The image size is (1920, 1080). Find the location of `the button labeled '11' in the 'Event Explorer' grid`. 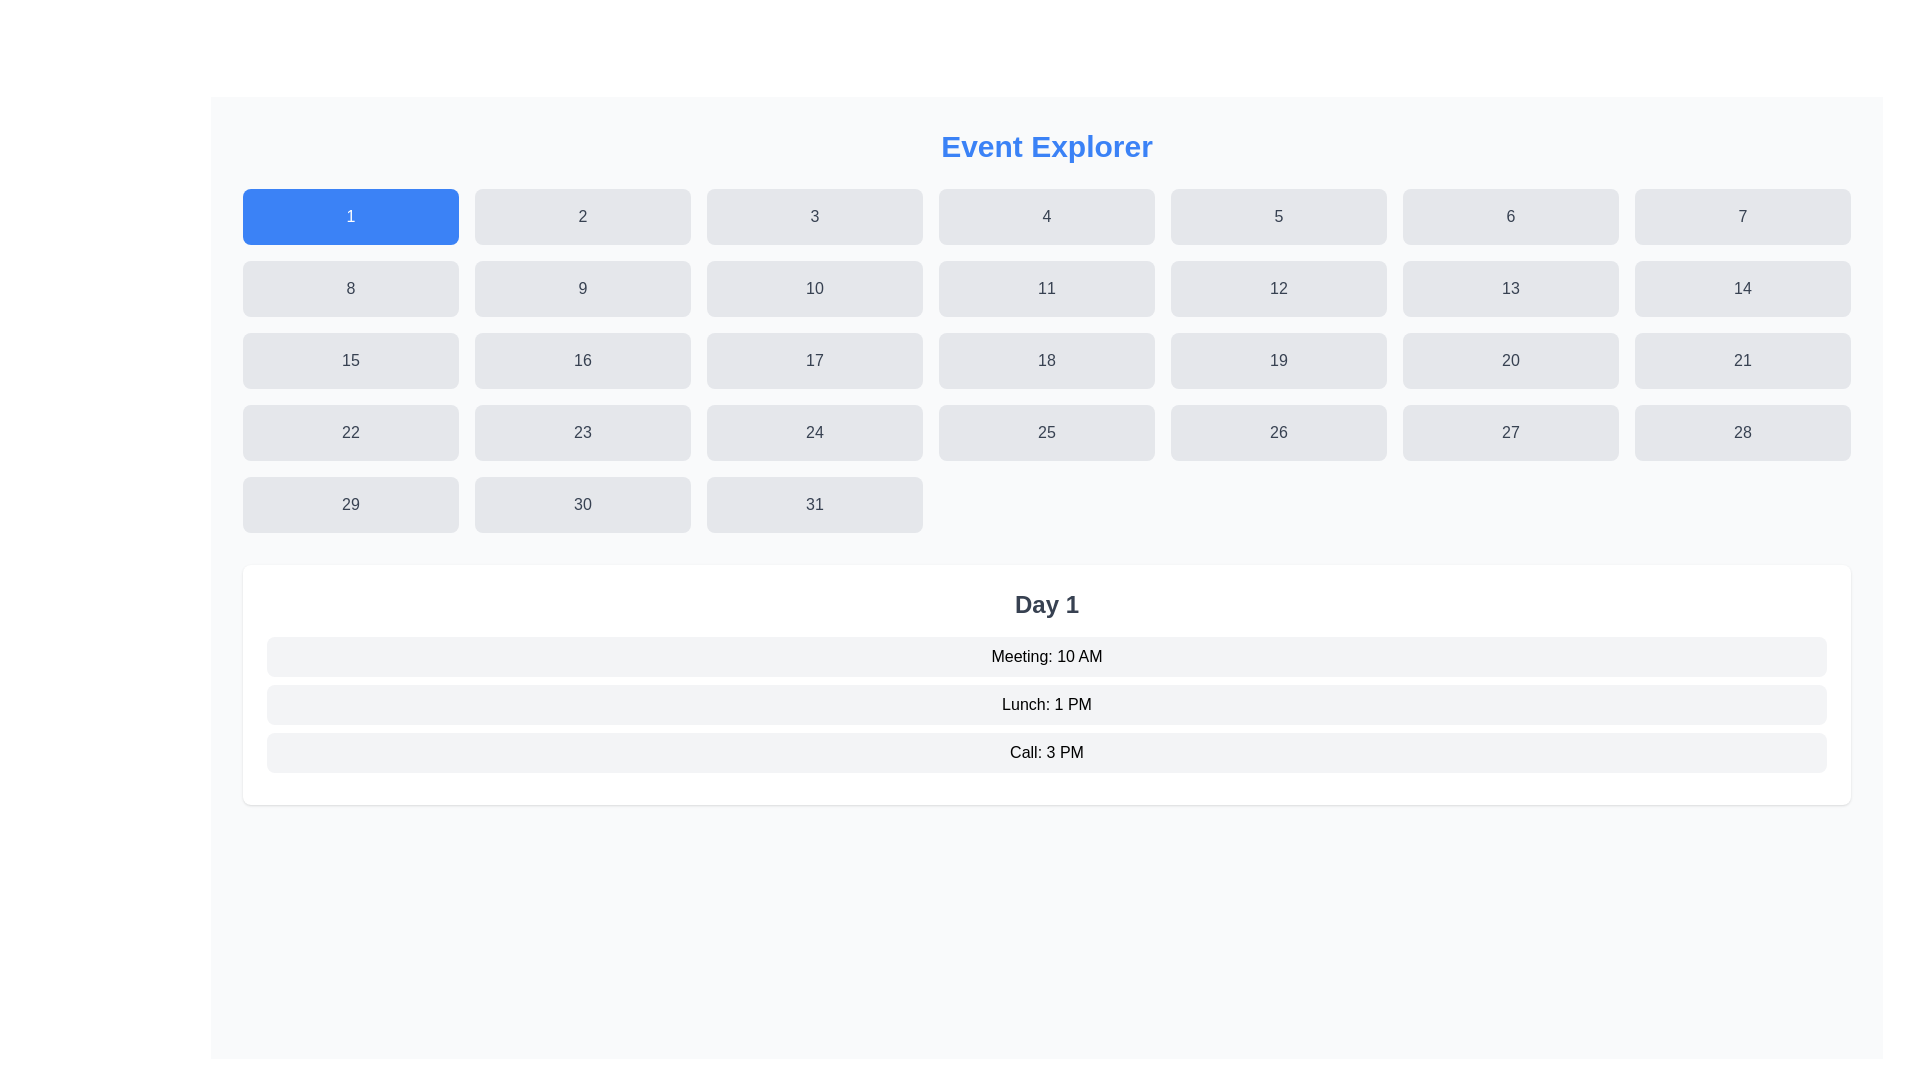

the button labeled '11' in the 'Event Explorer' grid is located at coordinates (1045, 289).